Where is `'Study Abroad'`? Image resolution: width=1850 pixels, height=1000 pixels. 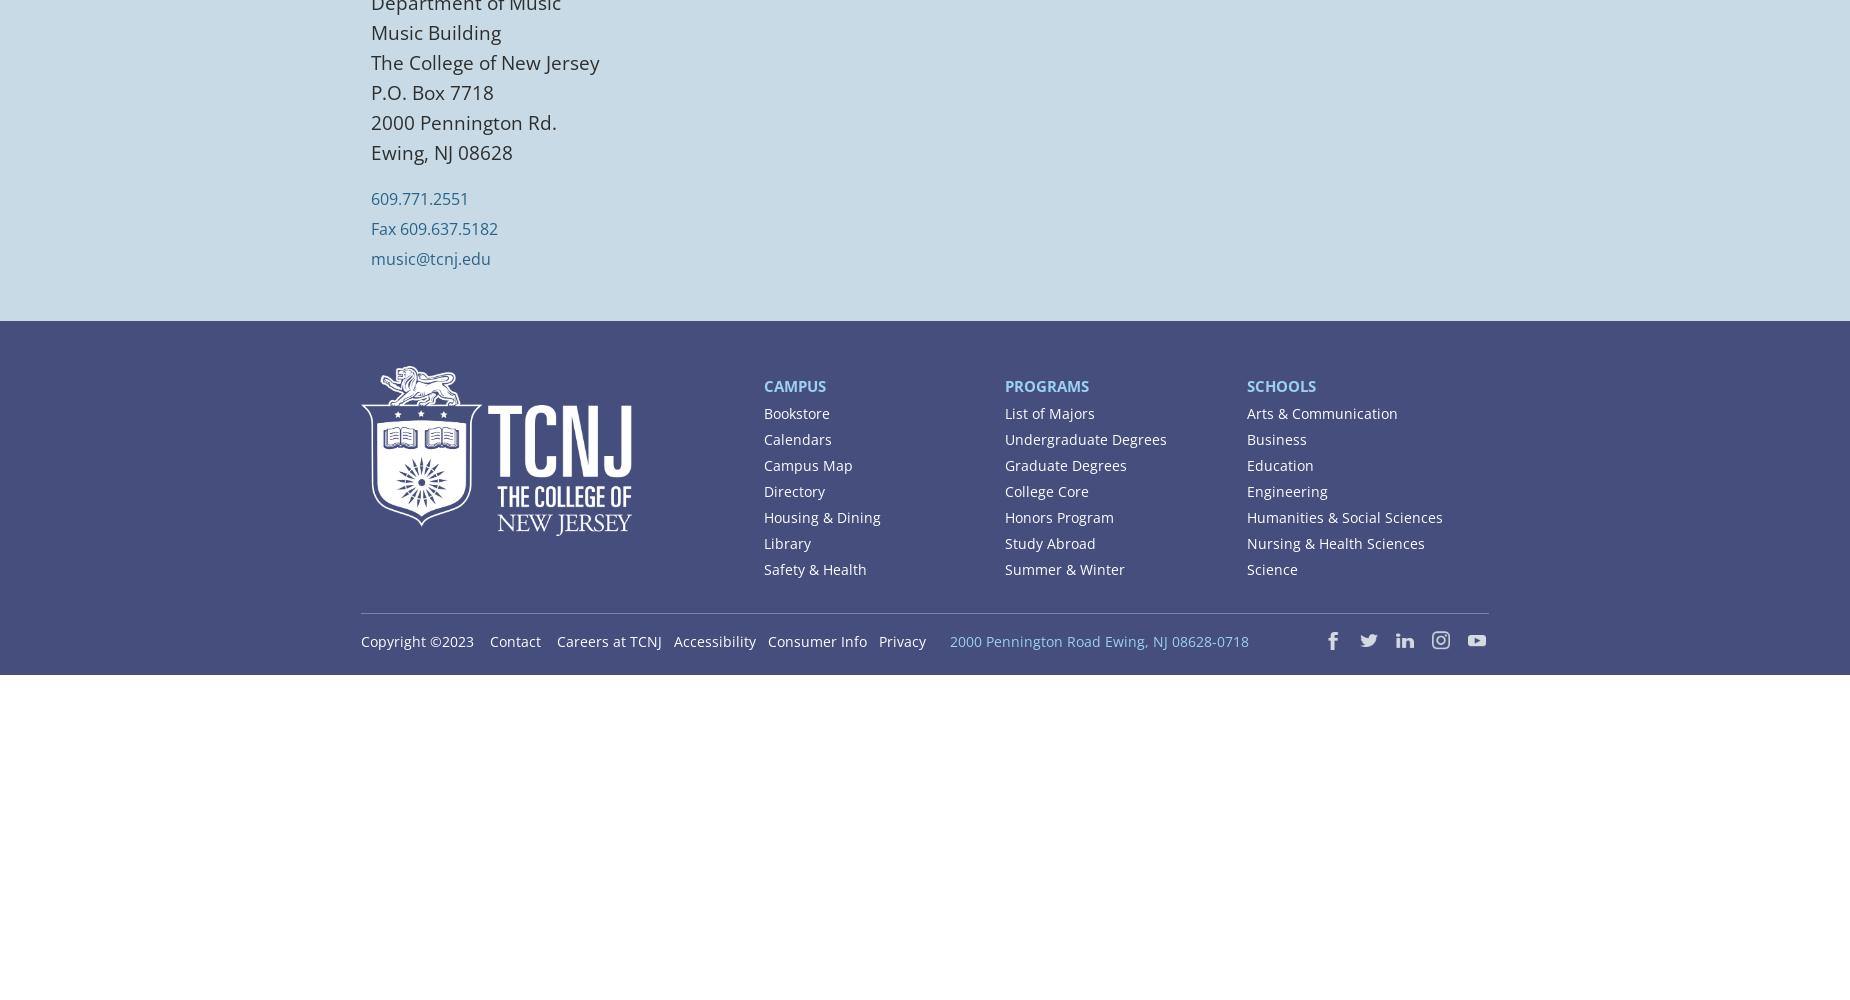
'Study Abroad' is located at coordinates (1049, 542).